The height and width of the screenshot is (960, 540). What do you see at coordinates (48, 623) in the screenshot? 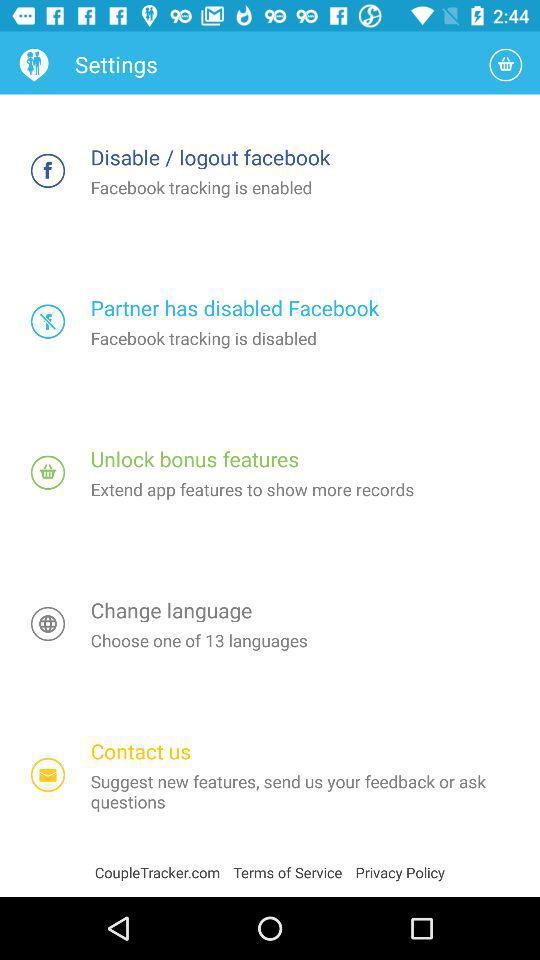
I see `open change language settings` at bounding box center [48, 623].